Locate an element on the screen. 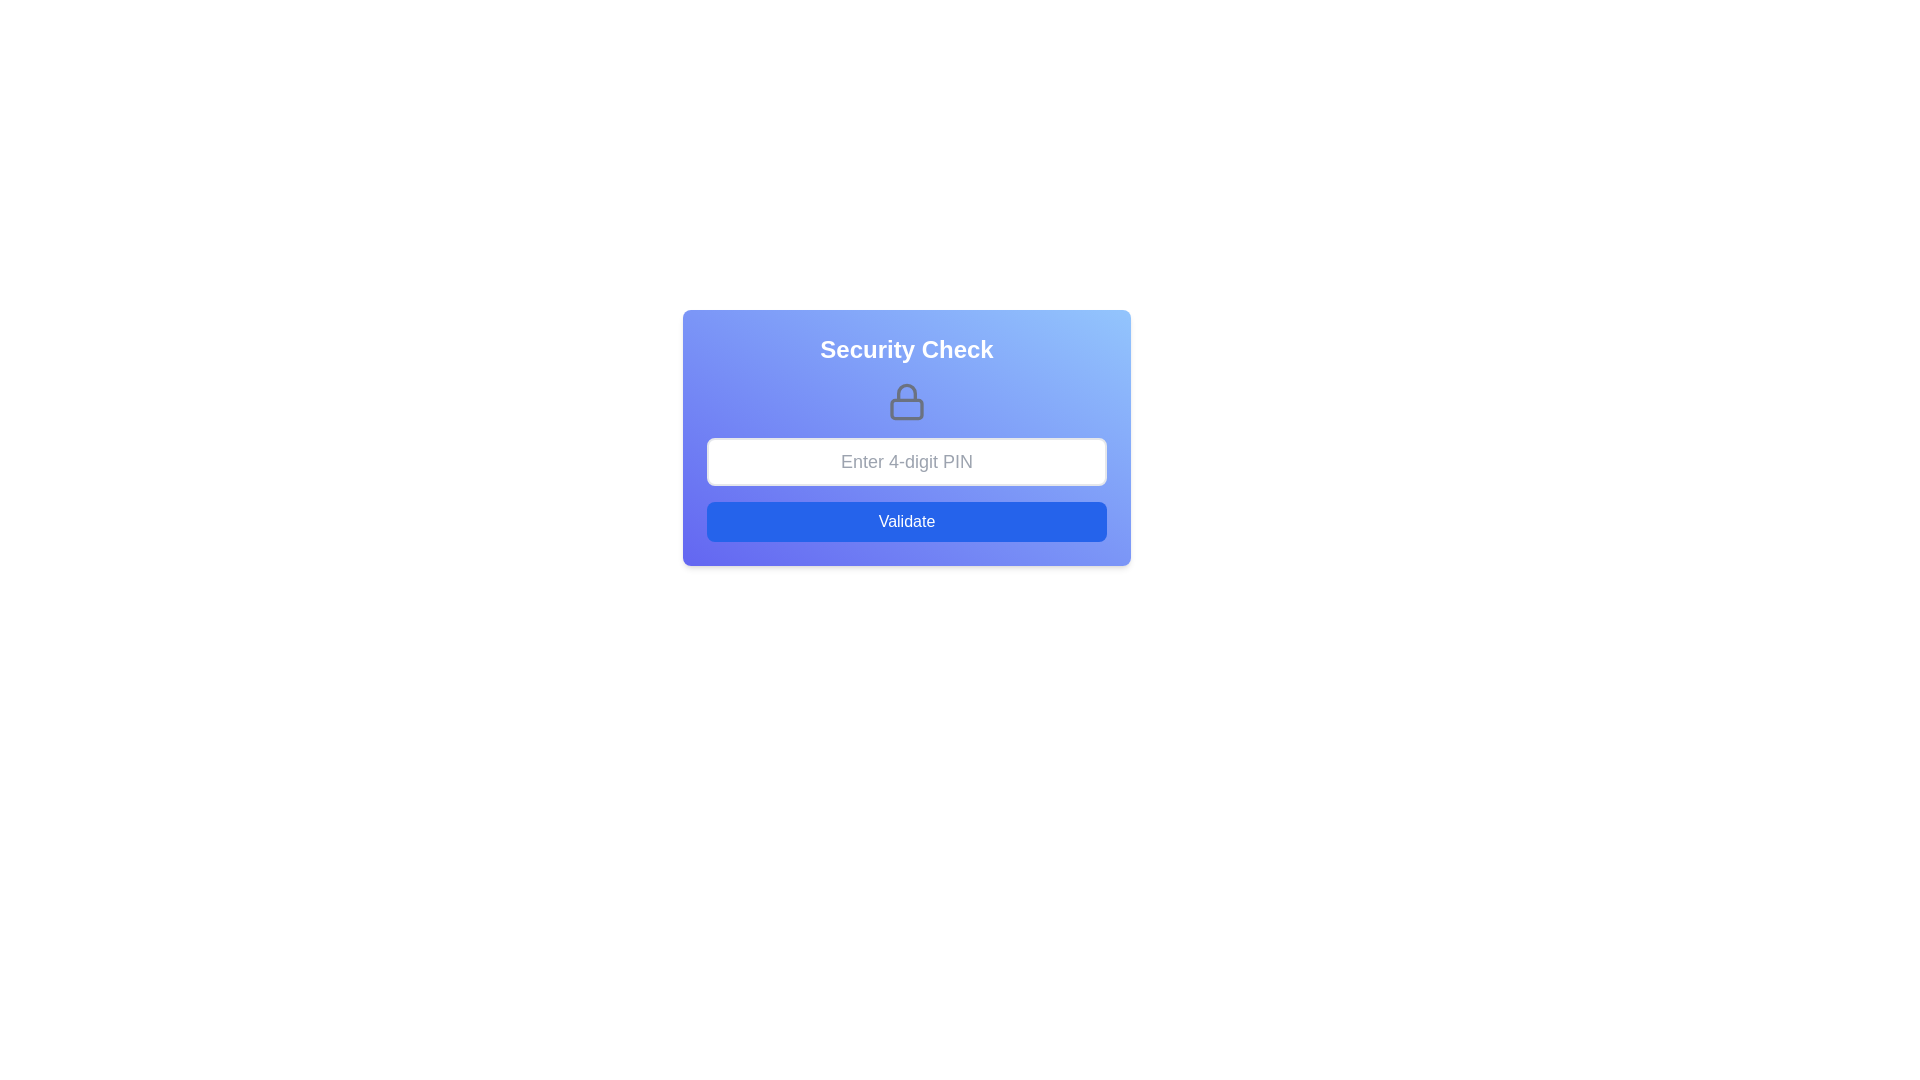 The width and height of the screenshot is (1920, 1080). the 'Validate' button with a blue background and white text is located at coordinates (906, 520).